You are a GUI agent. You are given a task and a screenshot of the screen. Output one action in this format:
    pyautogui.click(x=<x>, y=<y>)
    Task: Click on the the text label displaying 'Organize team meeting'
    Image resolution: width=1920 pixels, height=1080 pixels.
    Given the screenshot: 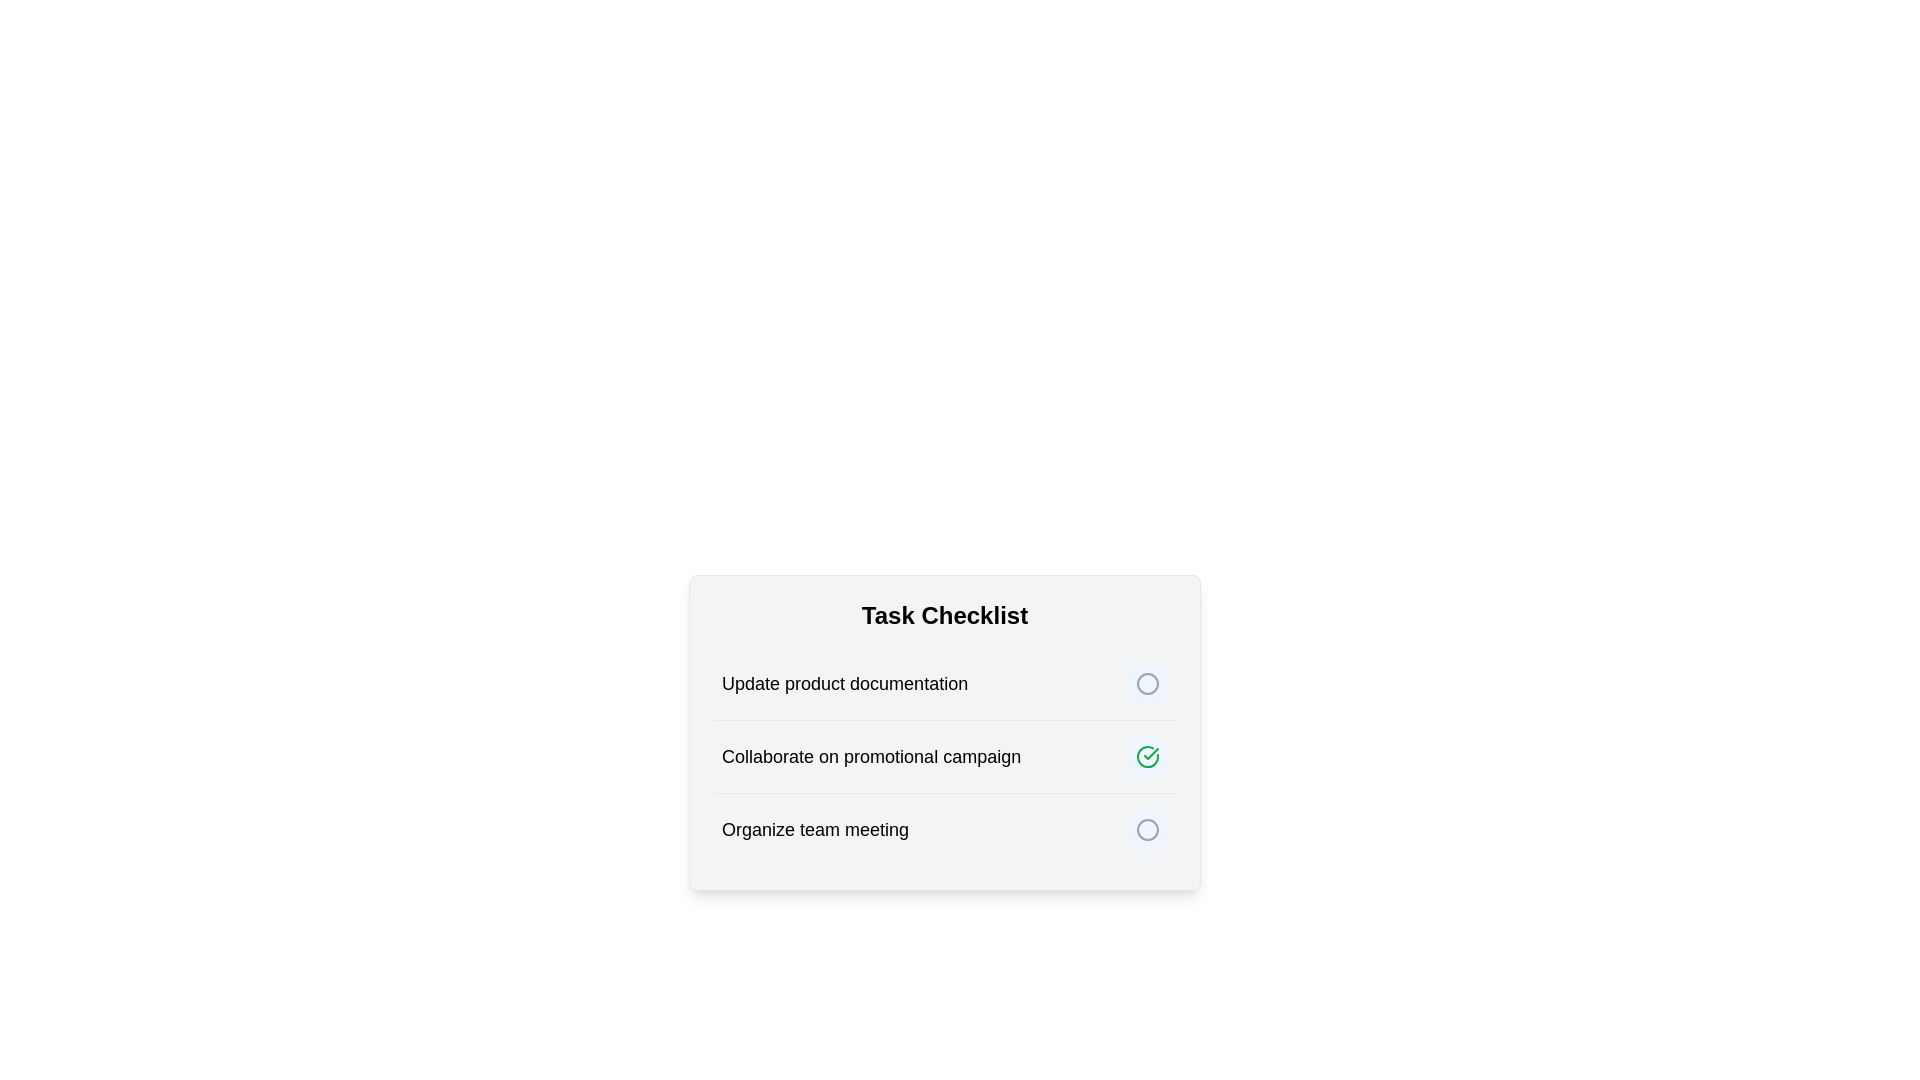 What is the action you would take?
    pyautogui.click(x=815, y=829)
    